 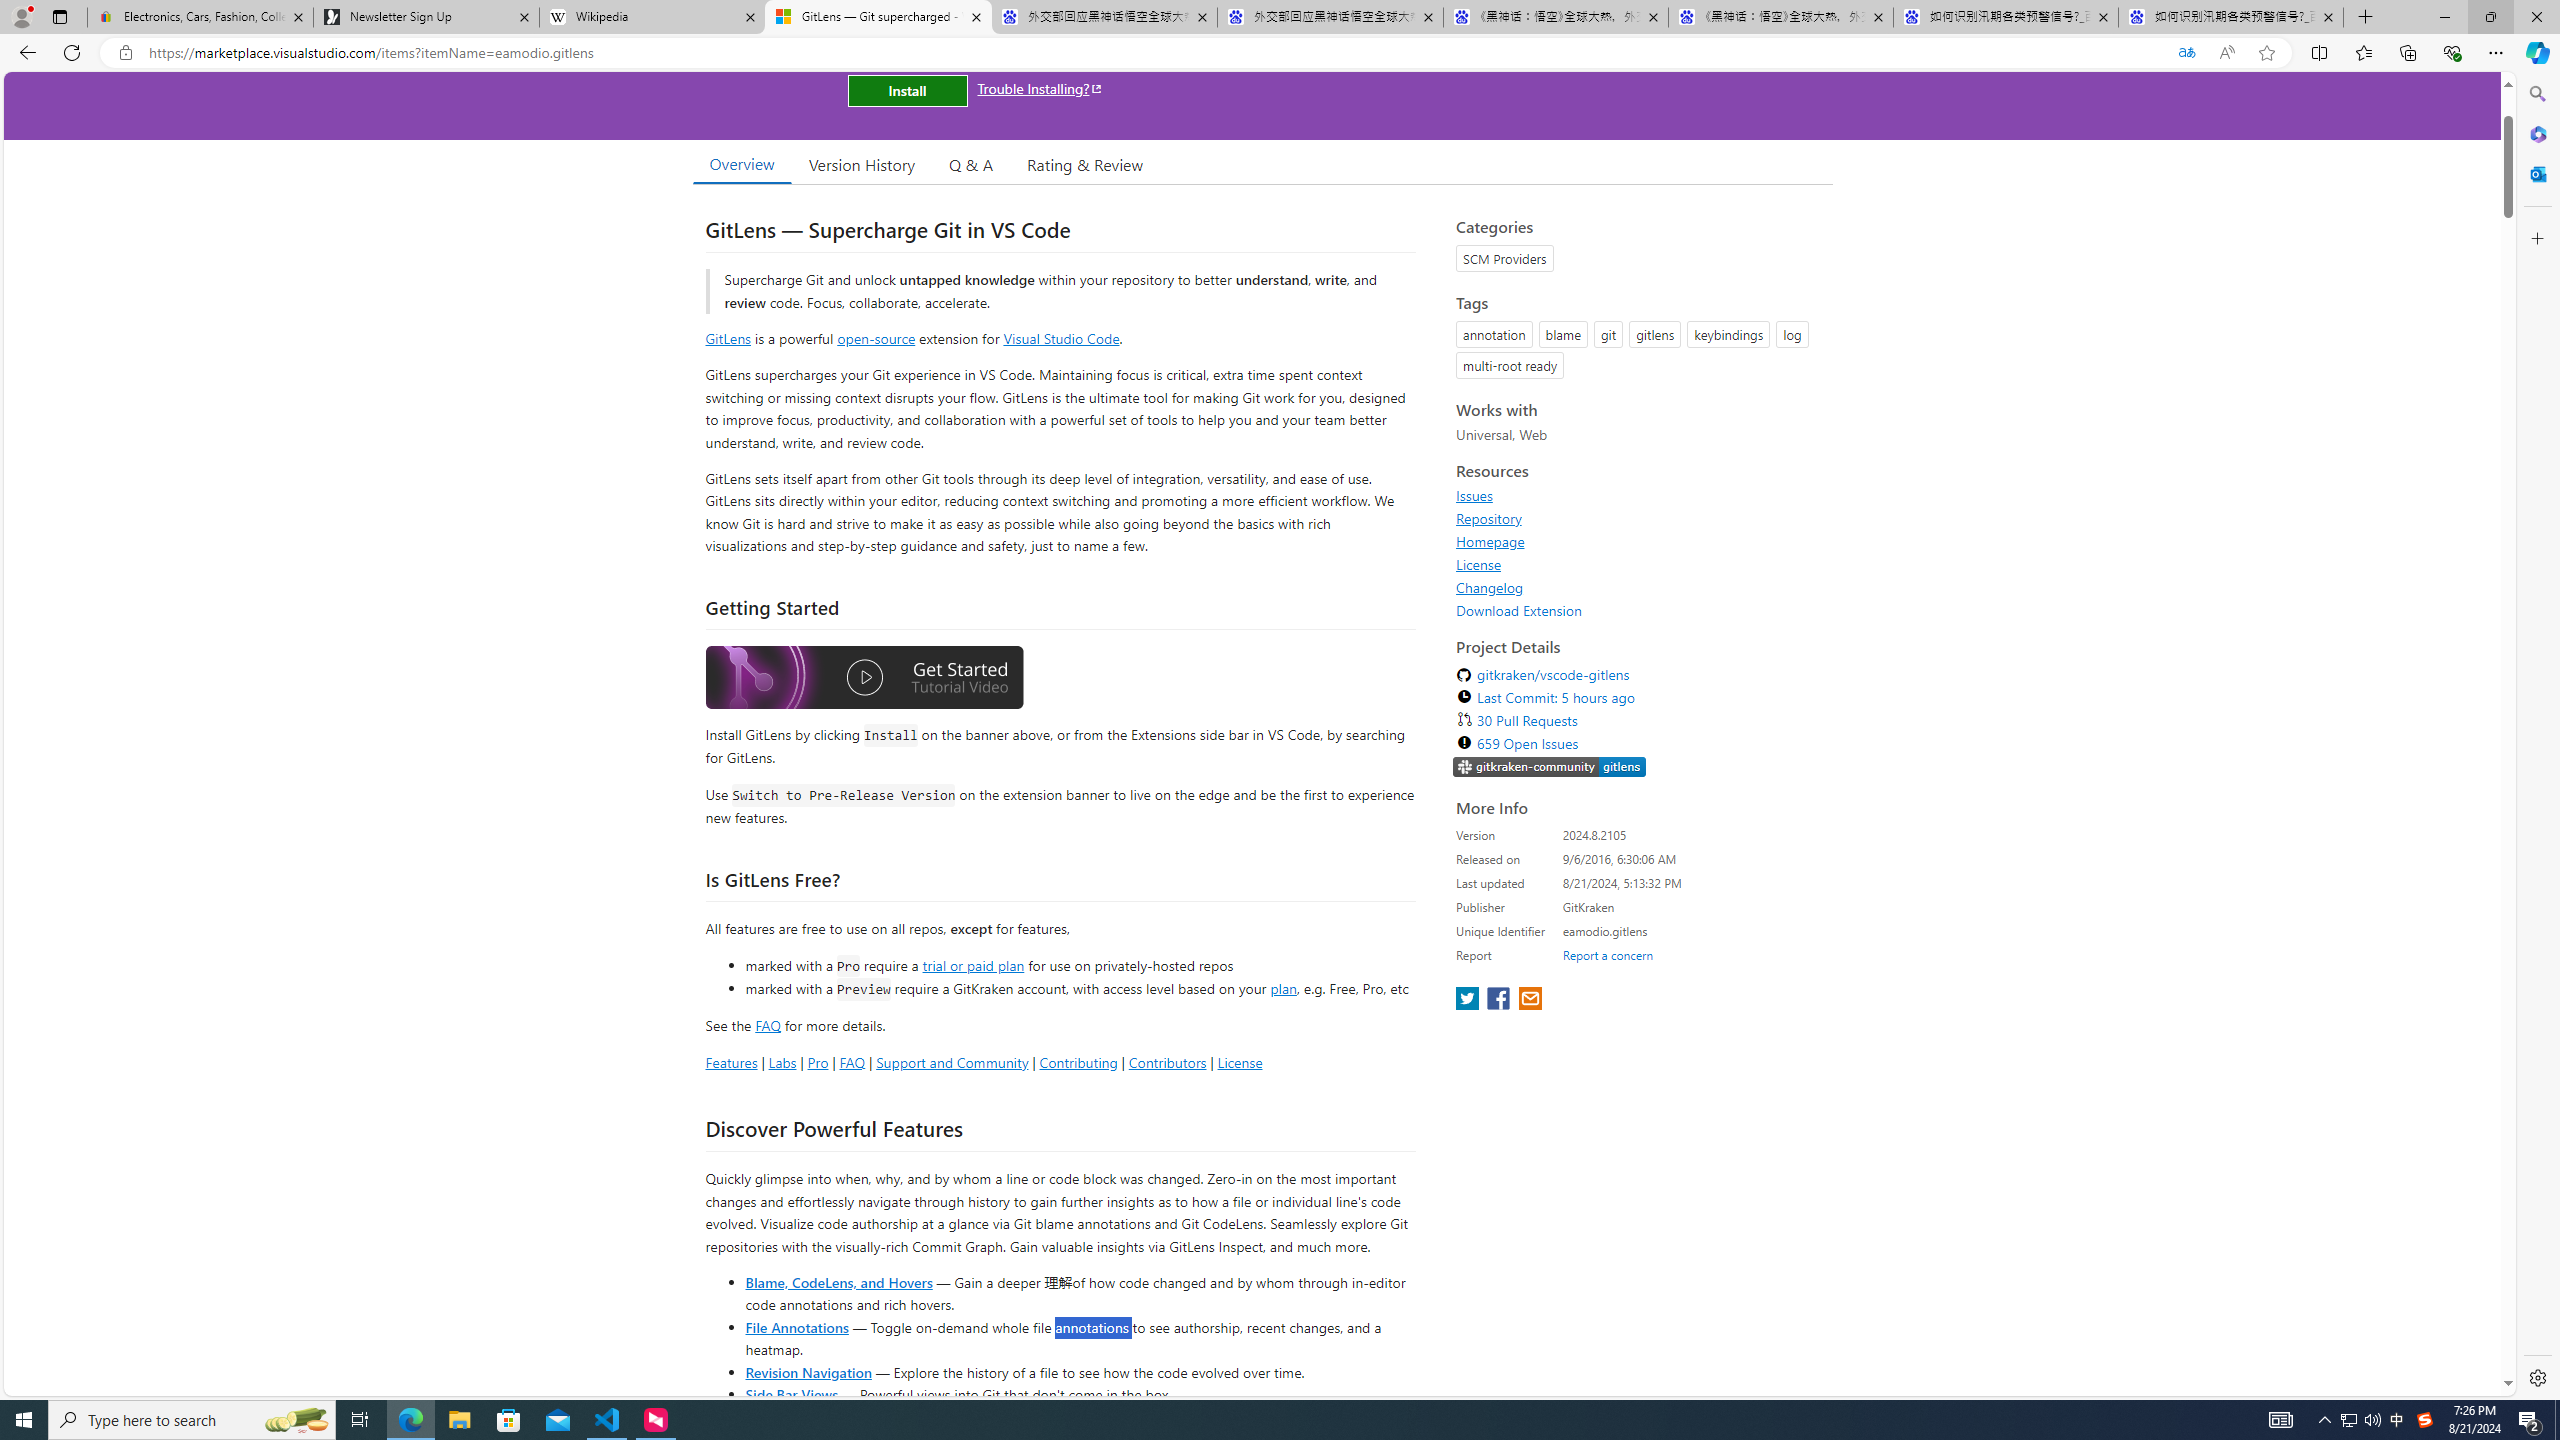 I want to click on 'Rating & Review', so click(x=1085, y=164).